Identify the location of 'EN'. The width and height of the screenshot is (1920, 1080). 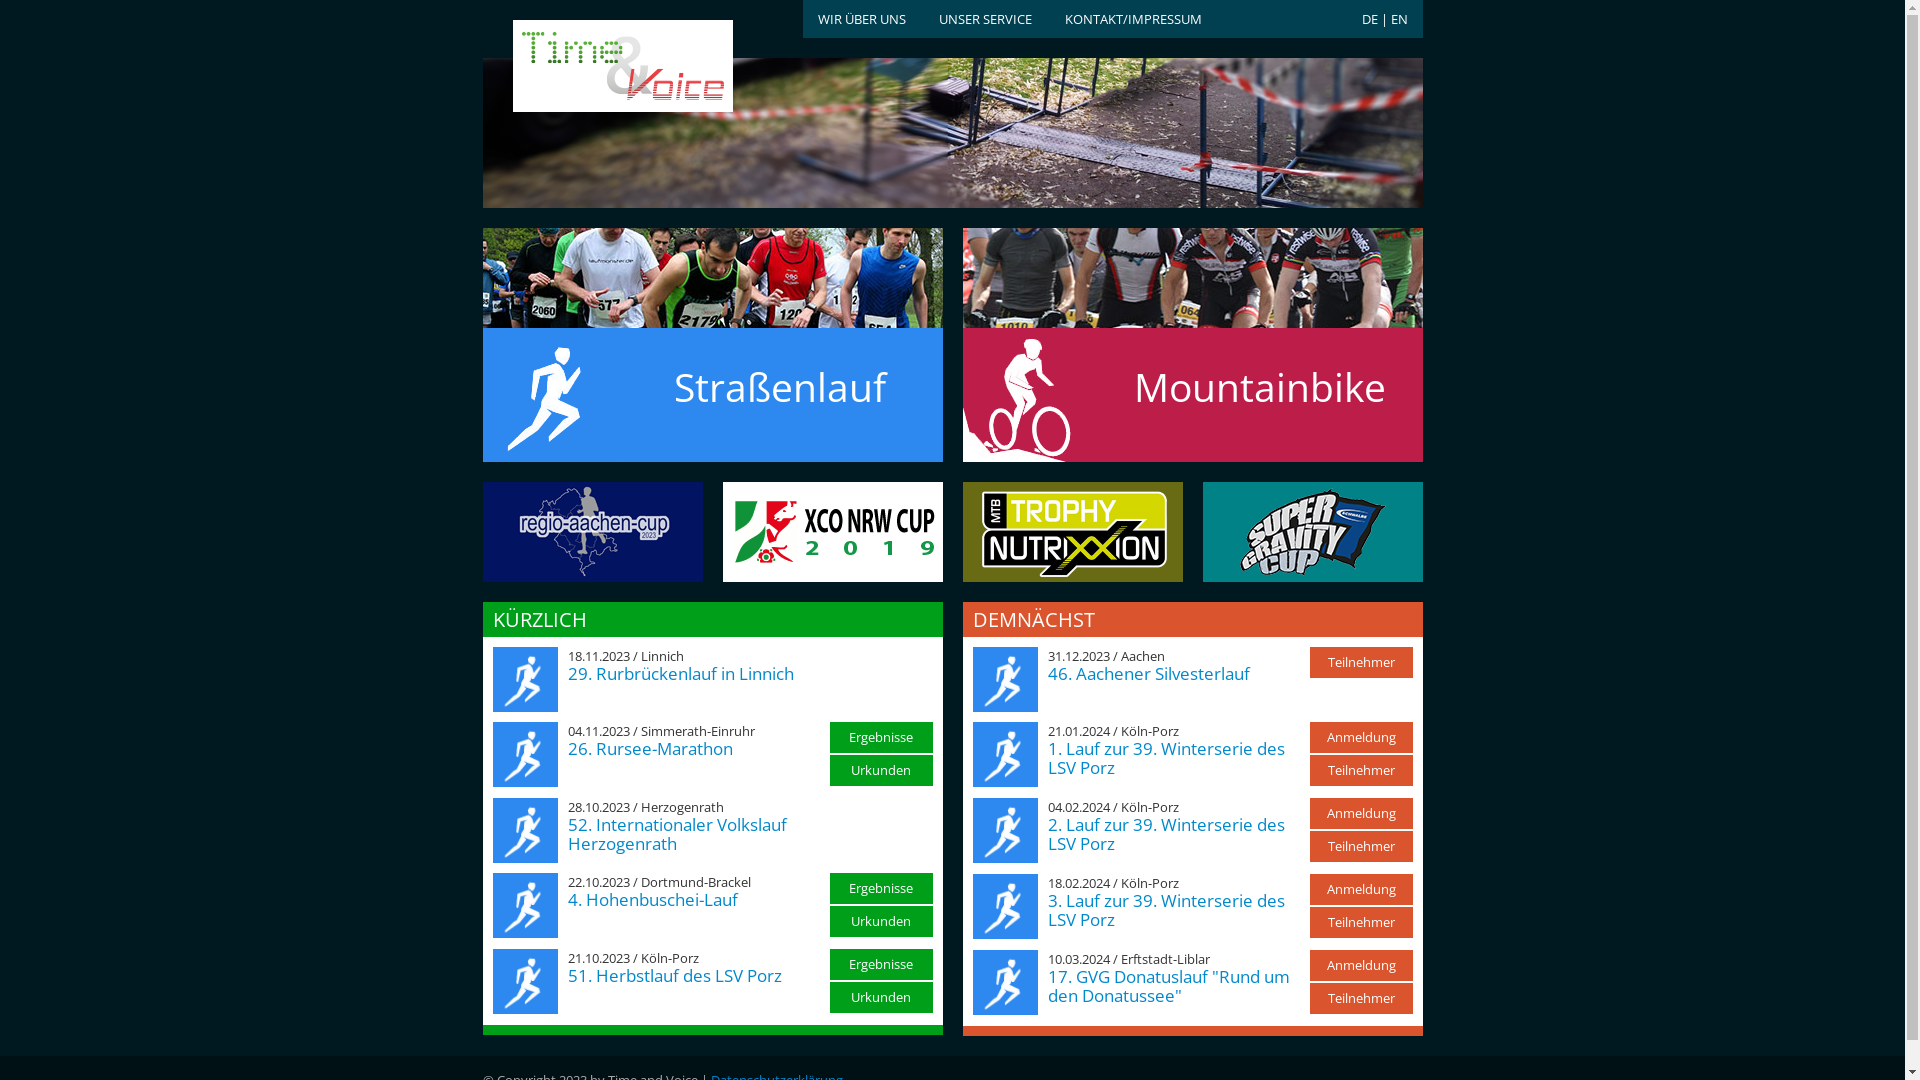
(1397, 19).